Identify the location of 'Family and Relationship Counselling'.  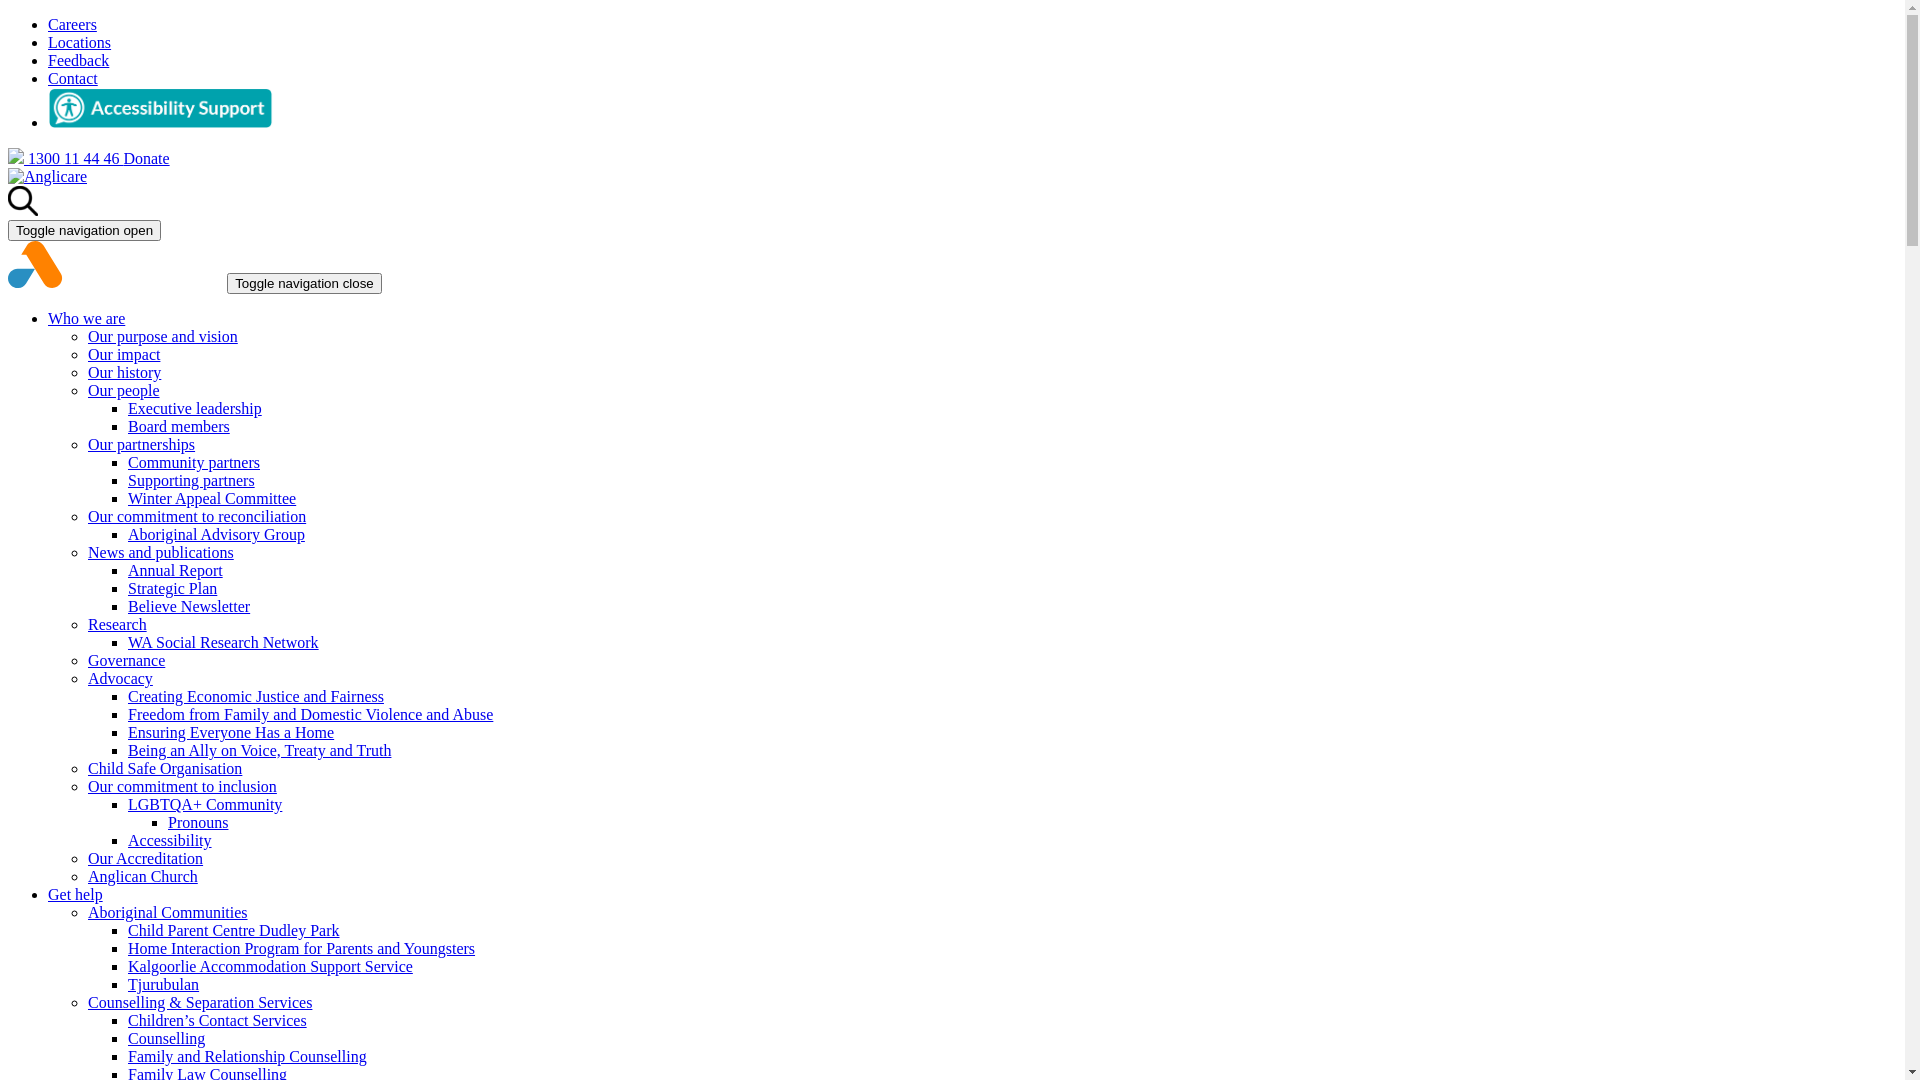
(246, 1055).